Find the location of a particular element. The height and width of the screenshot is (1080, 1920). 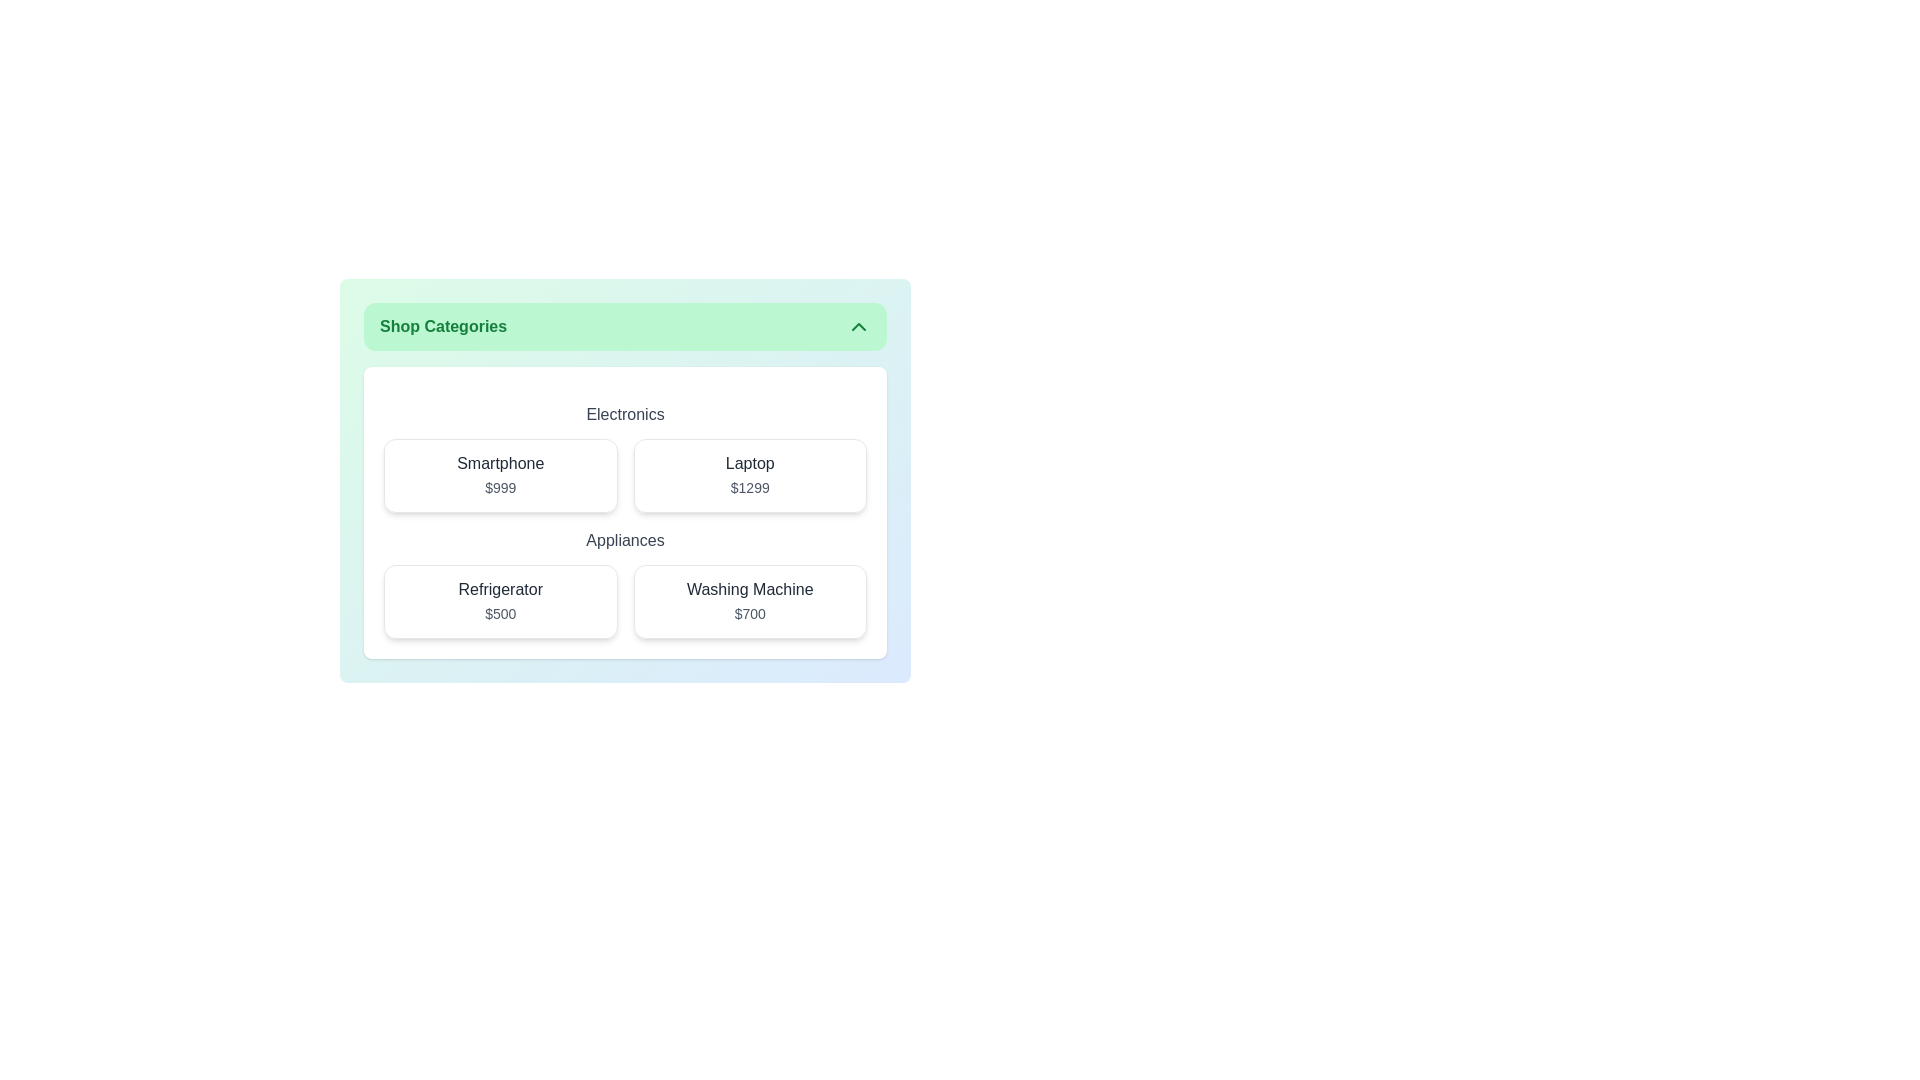

the Button-like SVG icon in the top-right corner of the green header labeled 'Shop Categories' is located at coordinates (859, 326).